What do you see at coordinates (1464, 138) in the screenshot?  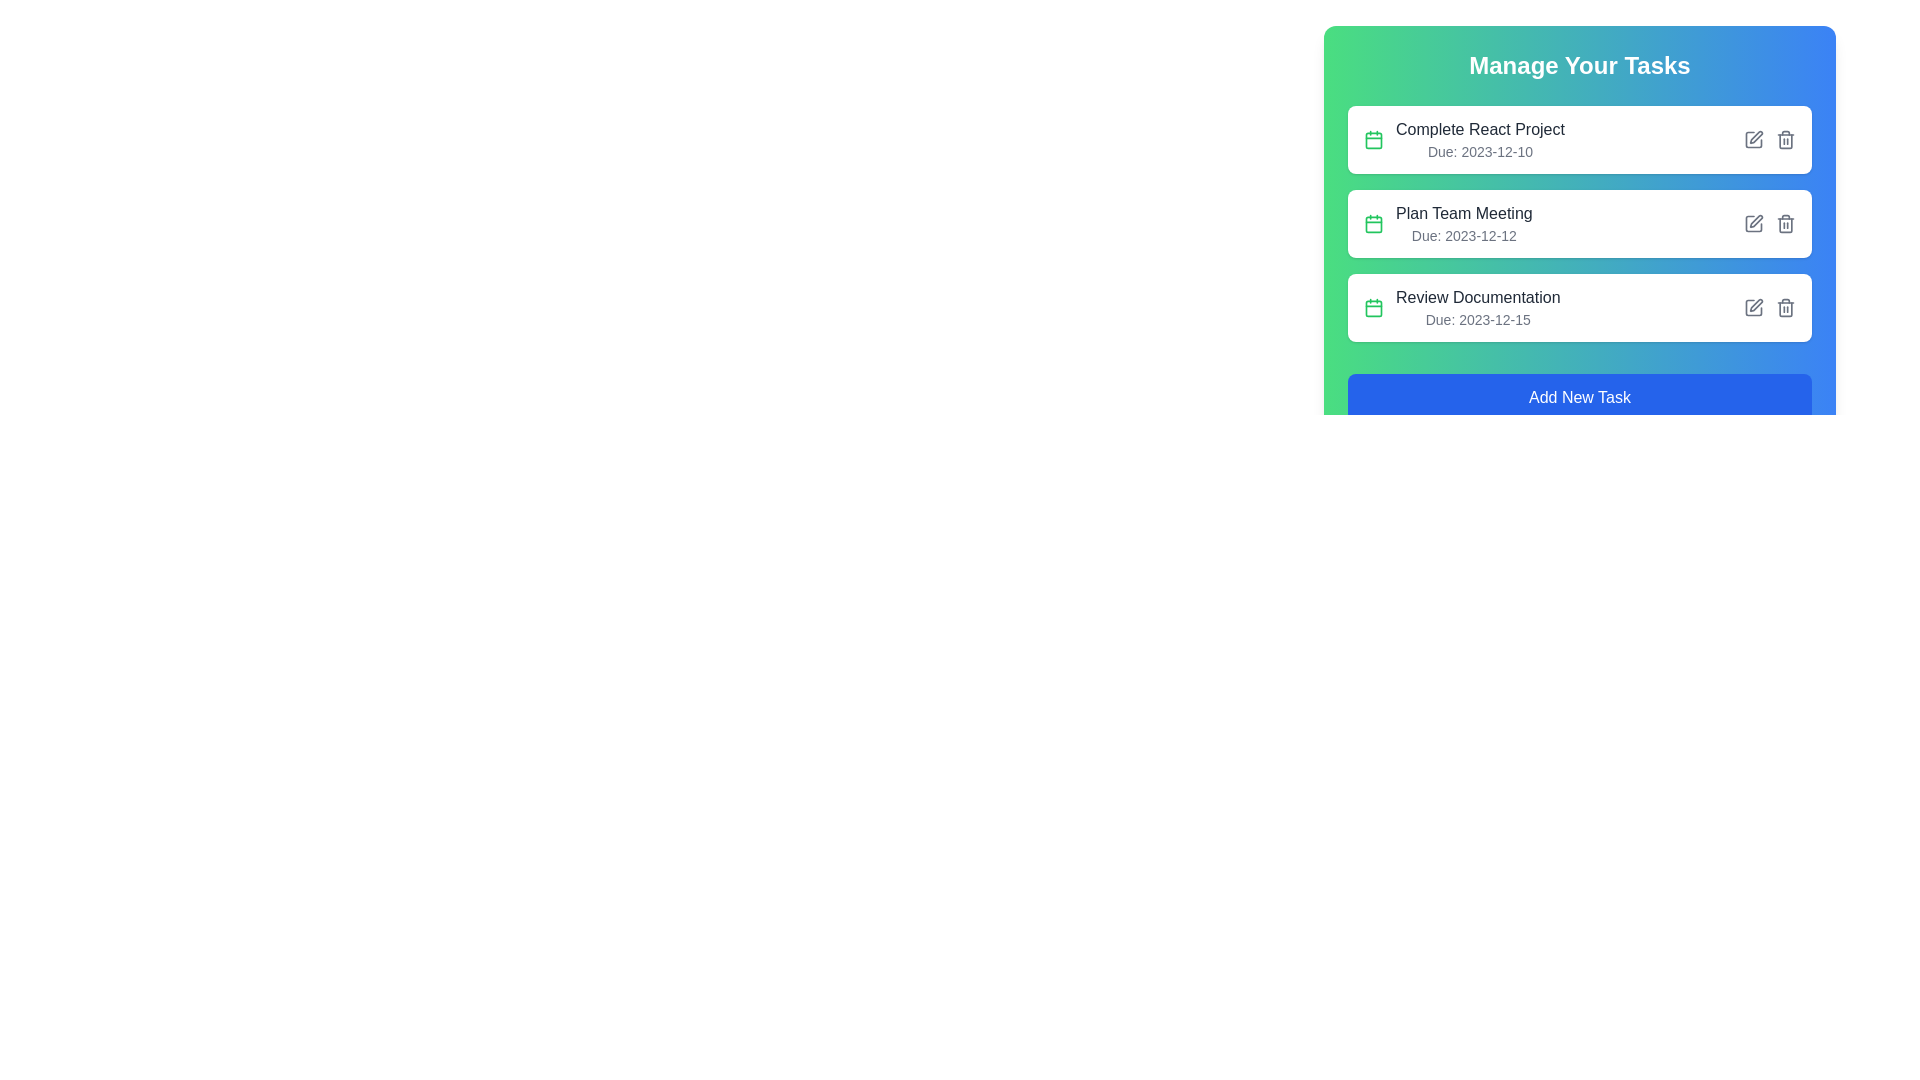 I see `the task label displaying 'Complete React Project' with the due date 'Due: 2023-12-10'` at bounding box center [1464, 138].